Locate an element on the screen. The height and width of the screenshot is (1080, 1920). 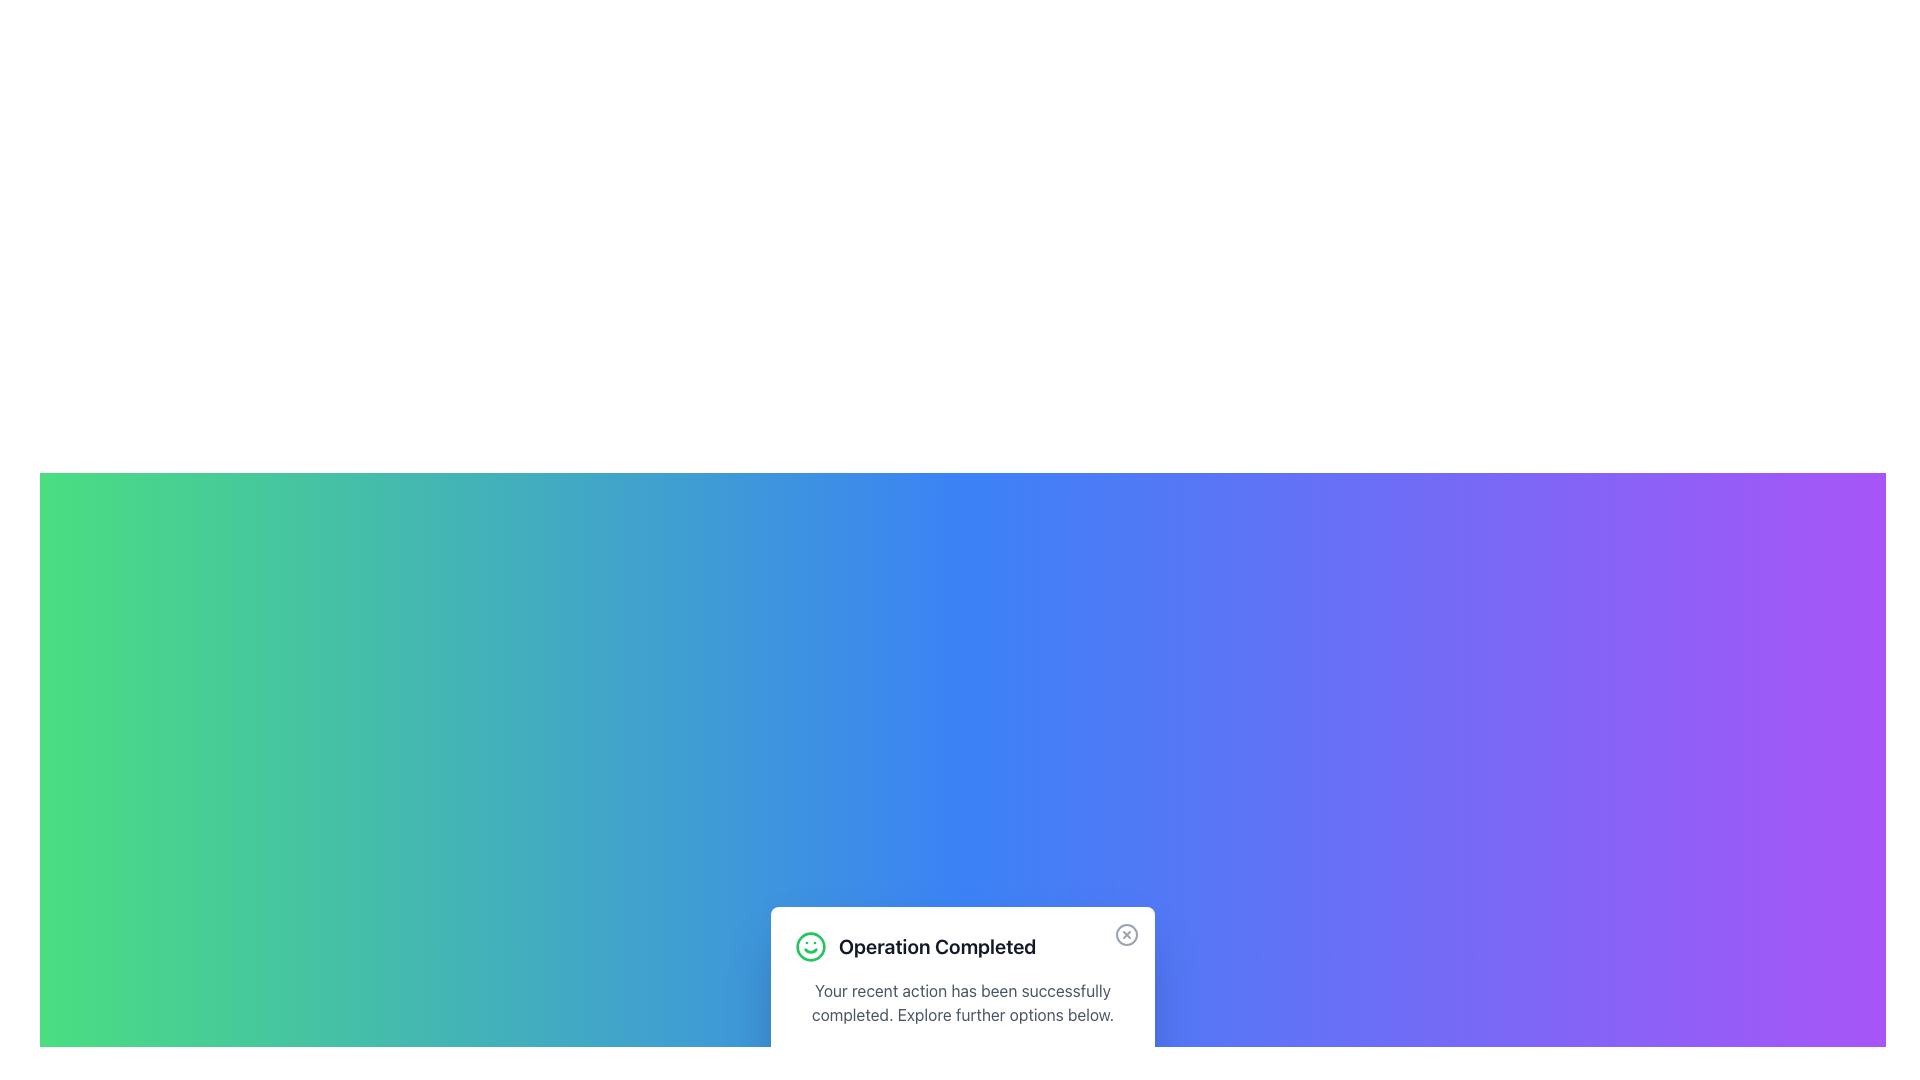
the decorative circle element that is part of the close icon in the top-right corner of the notification card is located at coordinates (1127, 934).